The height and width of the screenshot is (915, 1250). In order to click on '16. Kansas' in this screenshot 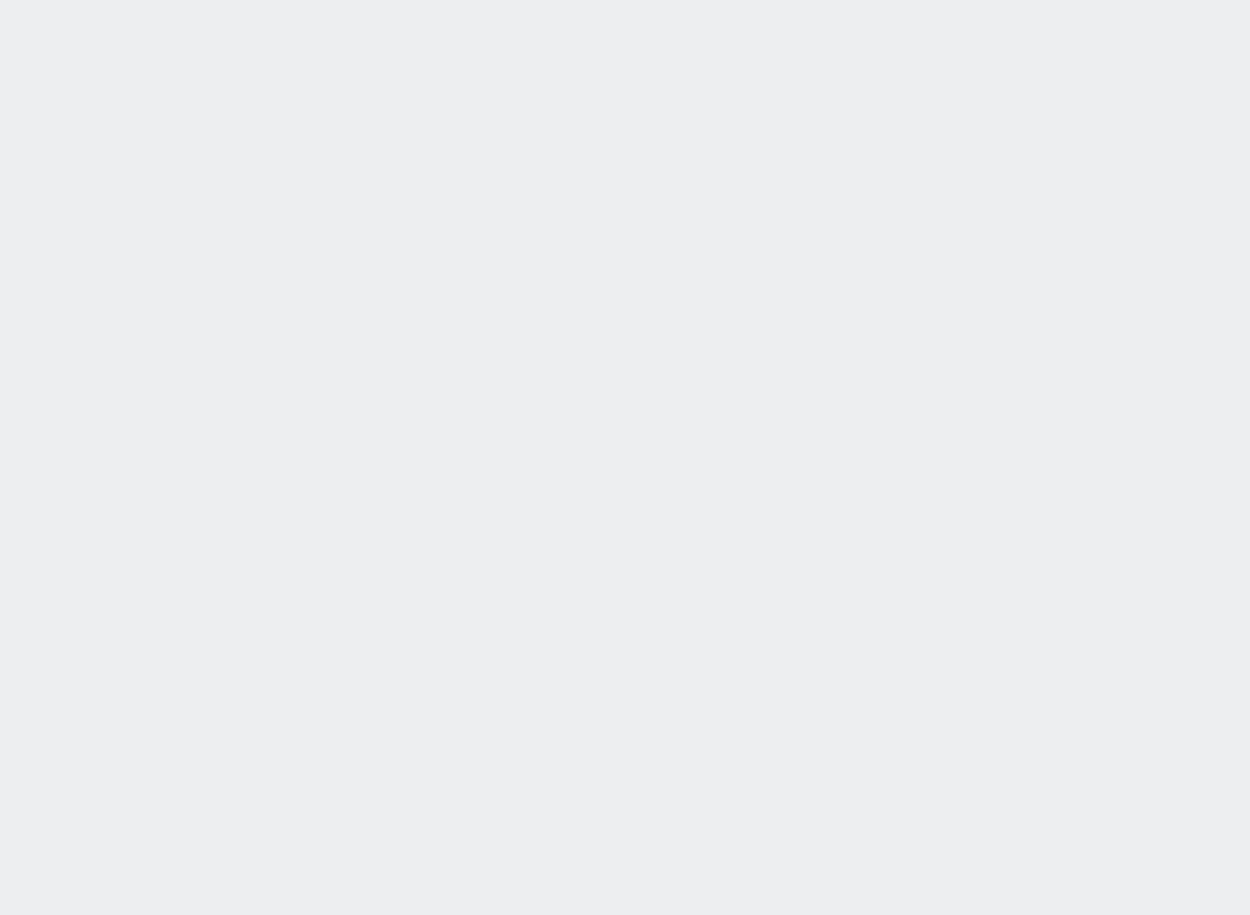, I will do `click(823, 373)`.